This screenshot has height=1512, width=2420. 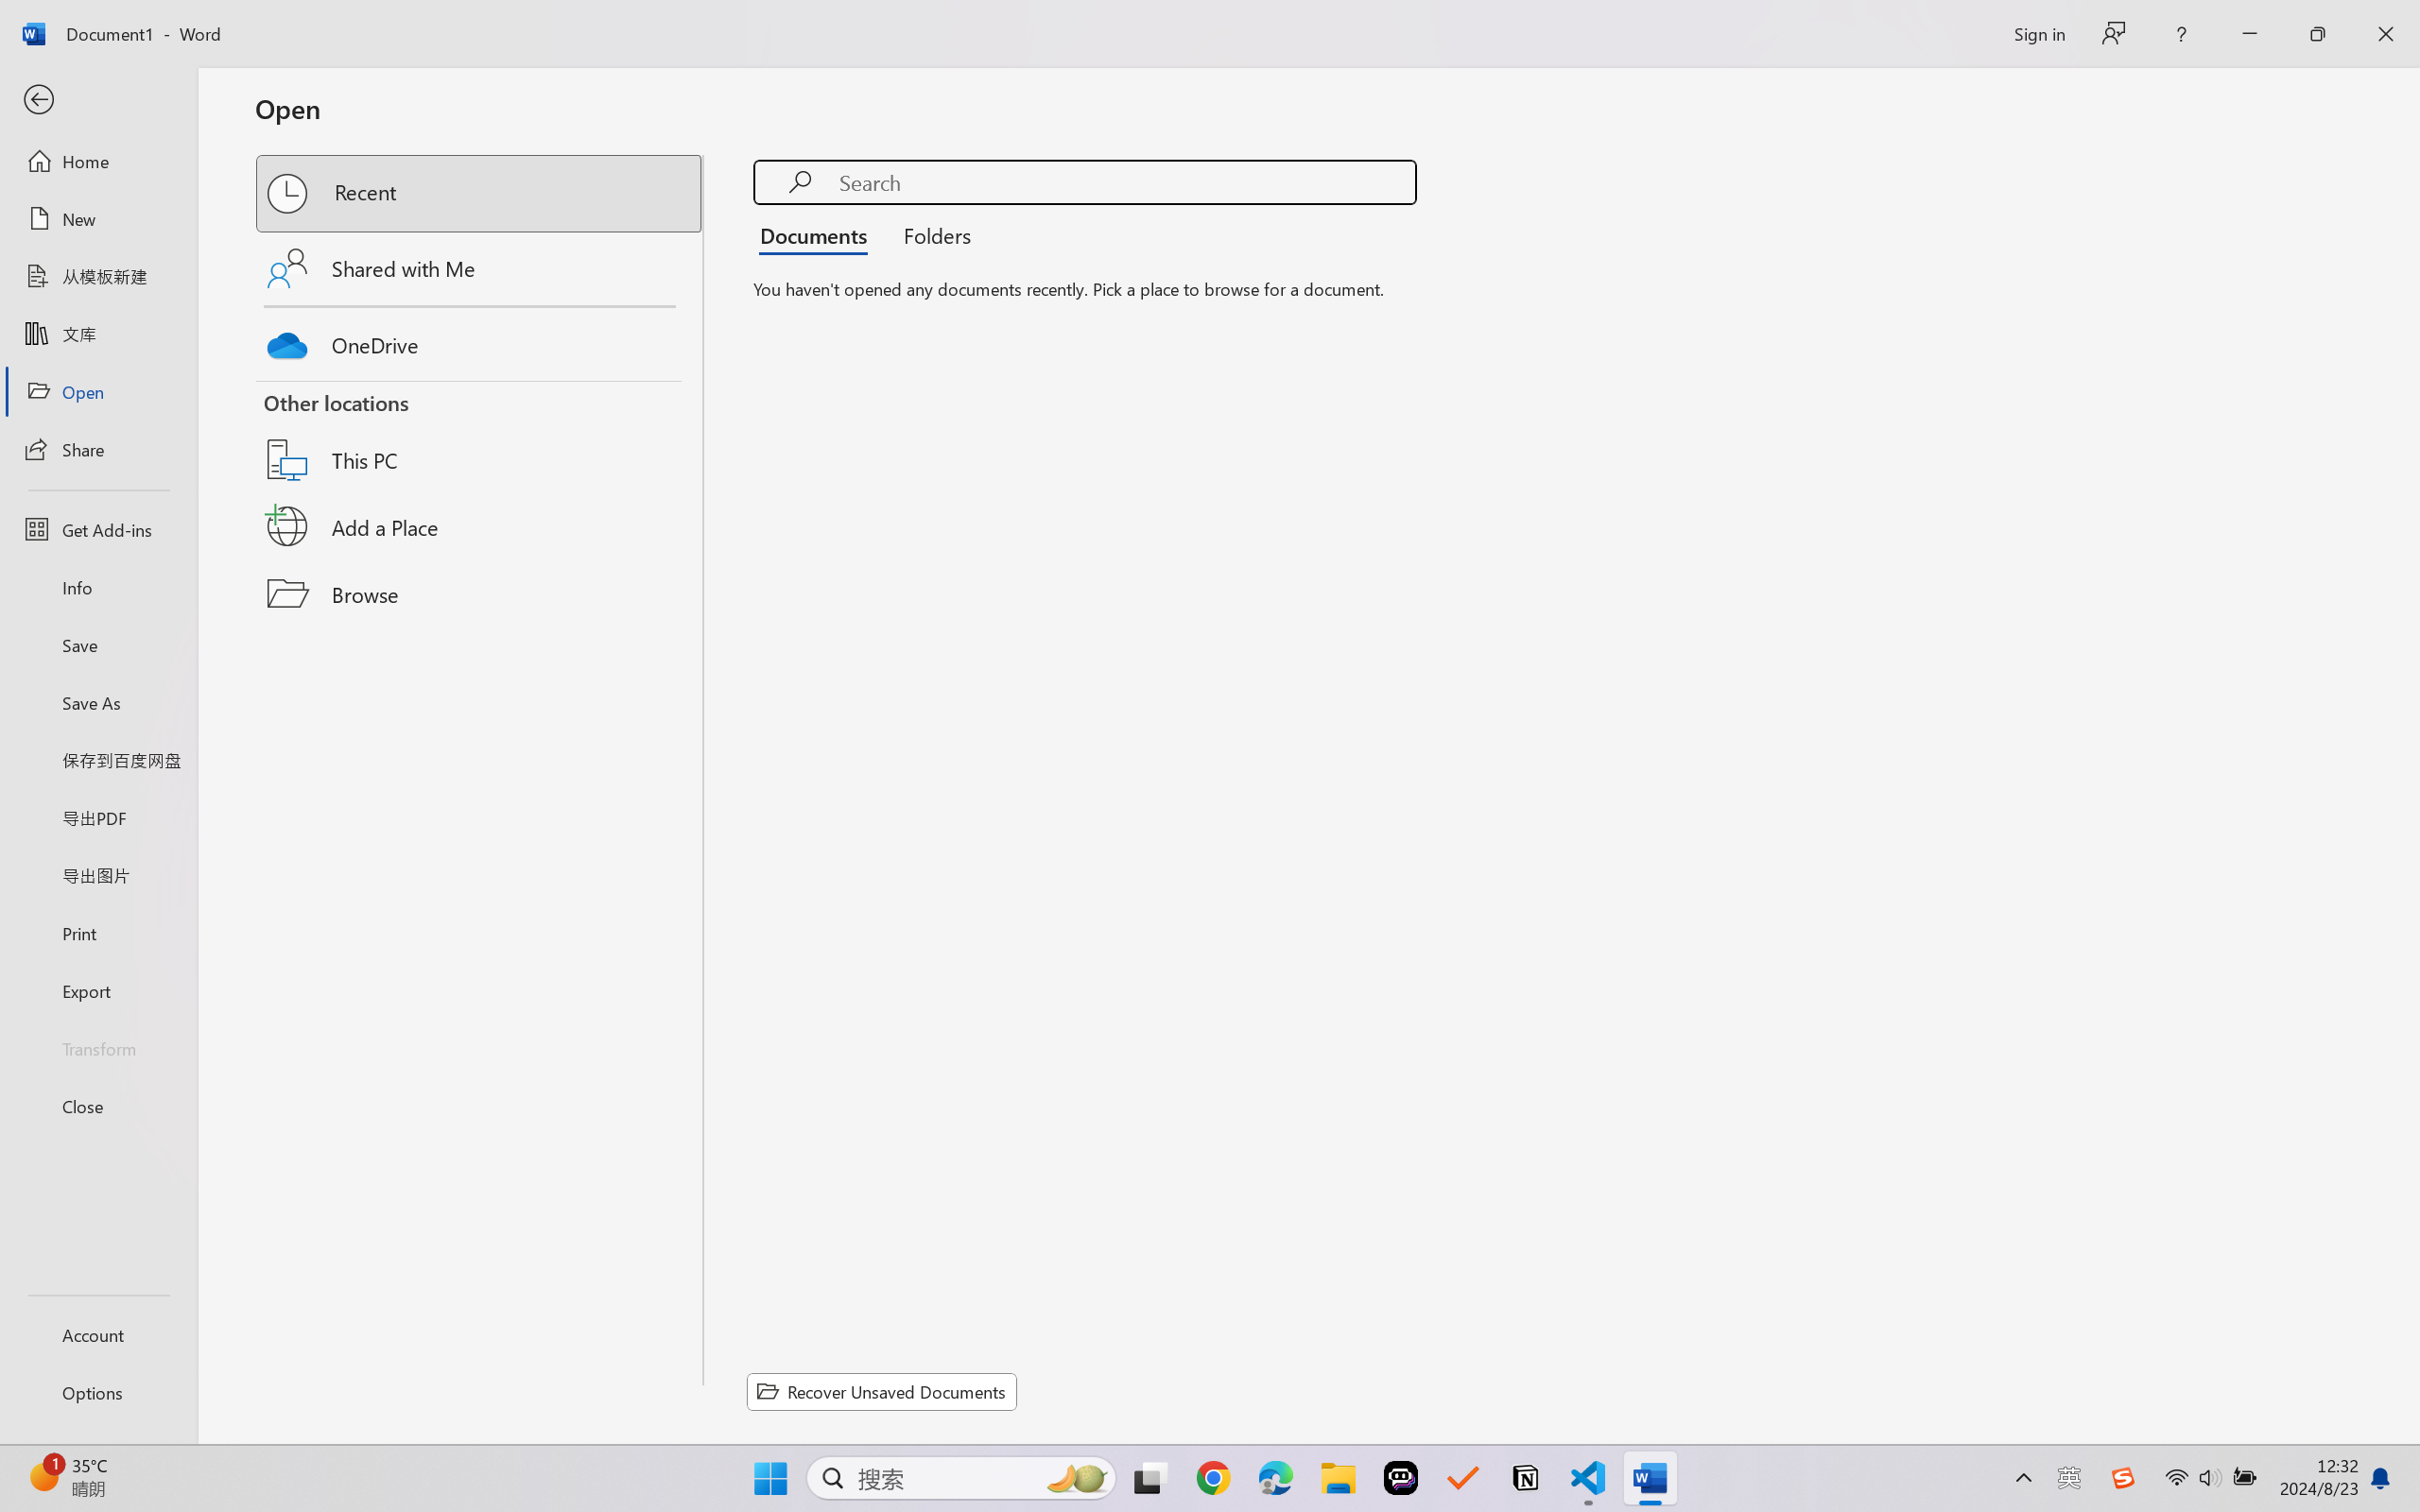 What do you see at coordinates (480, 525) in the screenshot?
I see `'Add a Place'` at bounding box center [480, 525].